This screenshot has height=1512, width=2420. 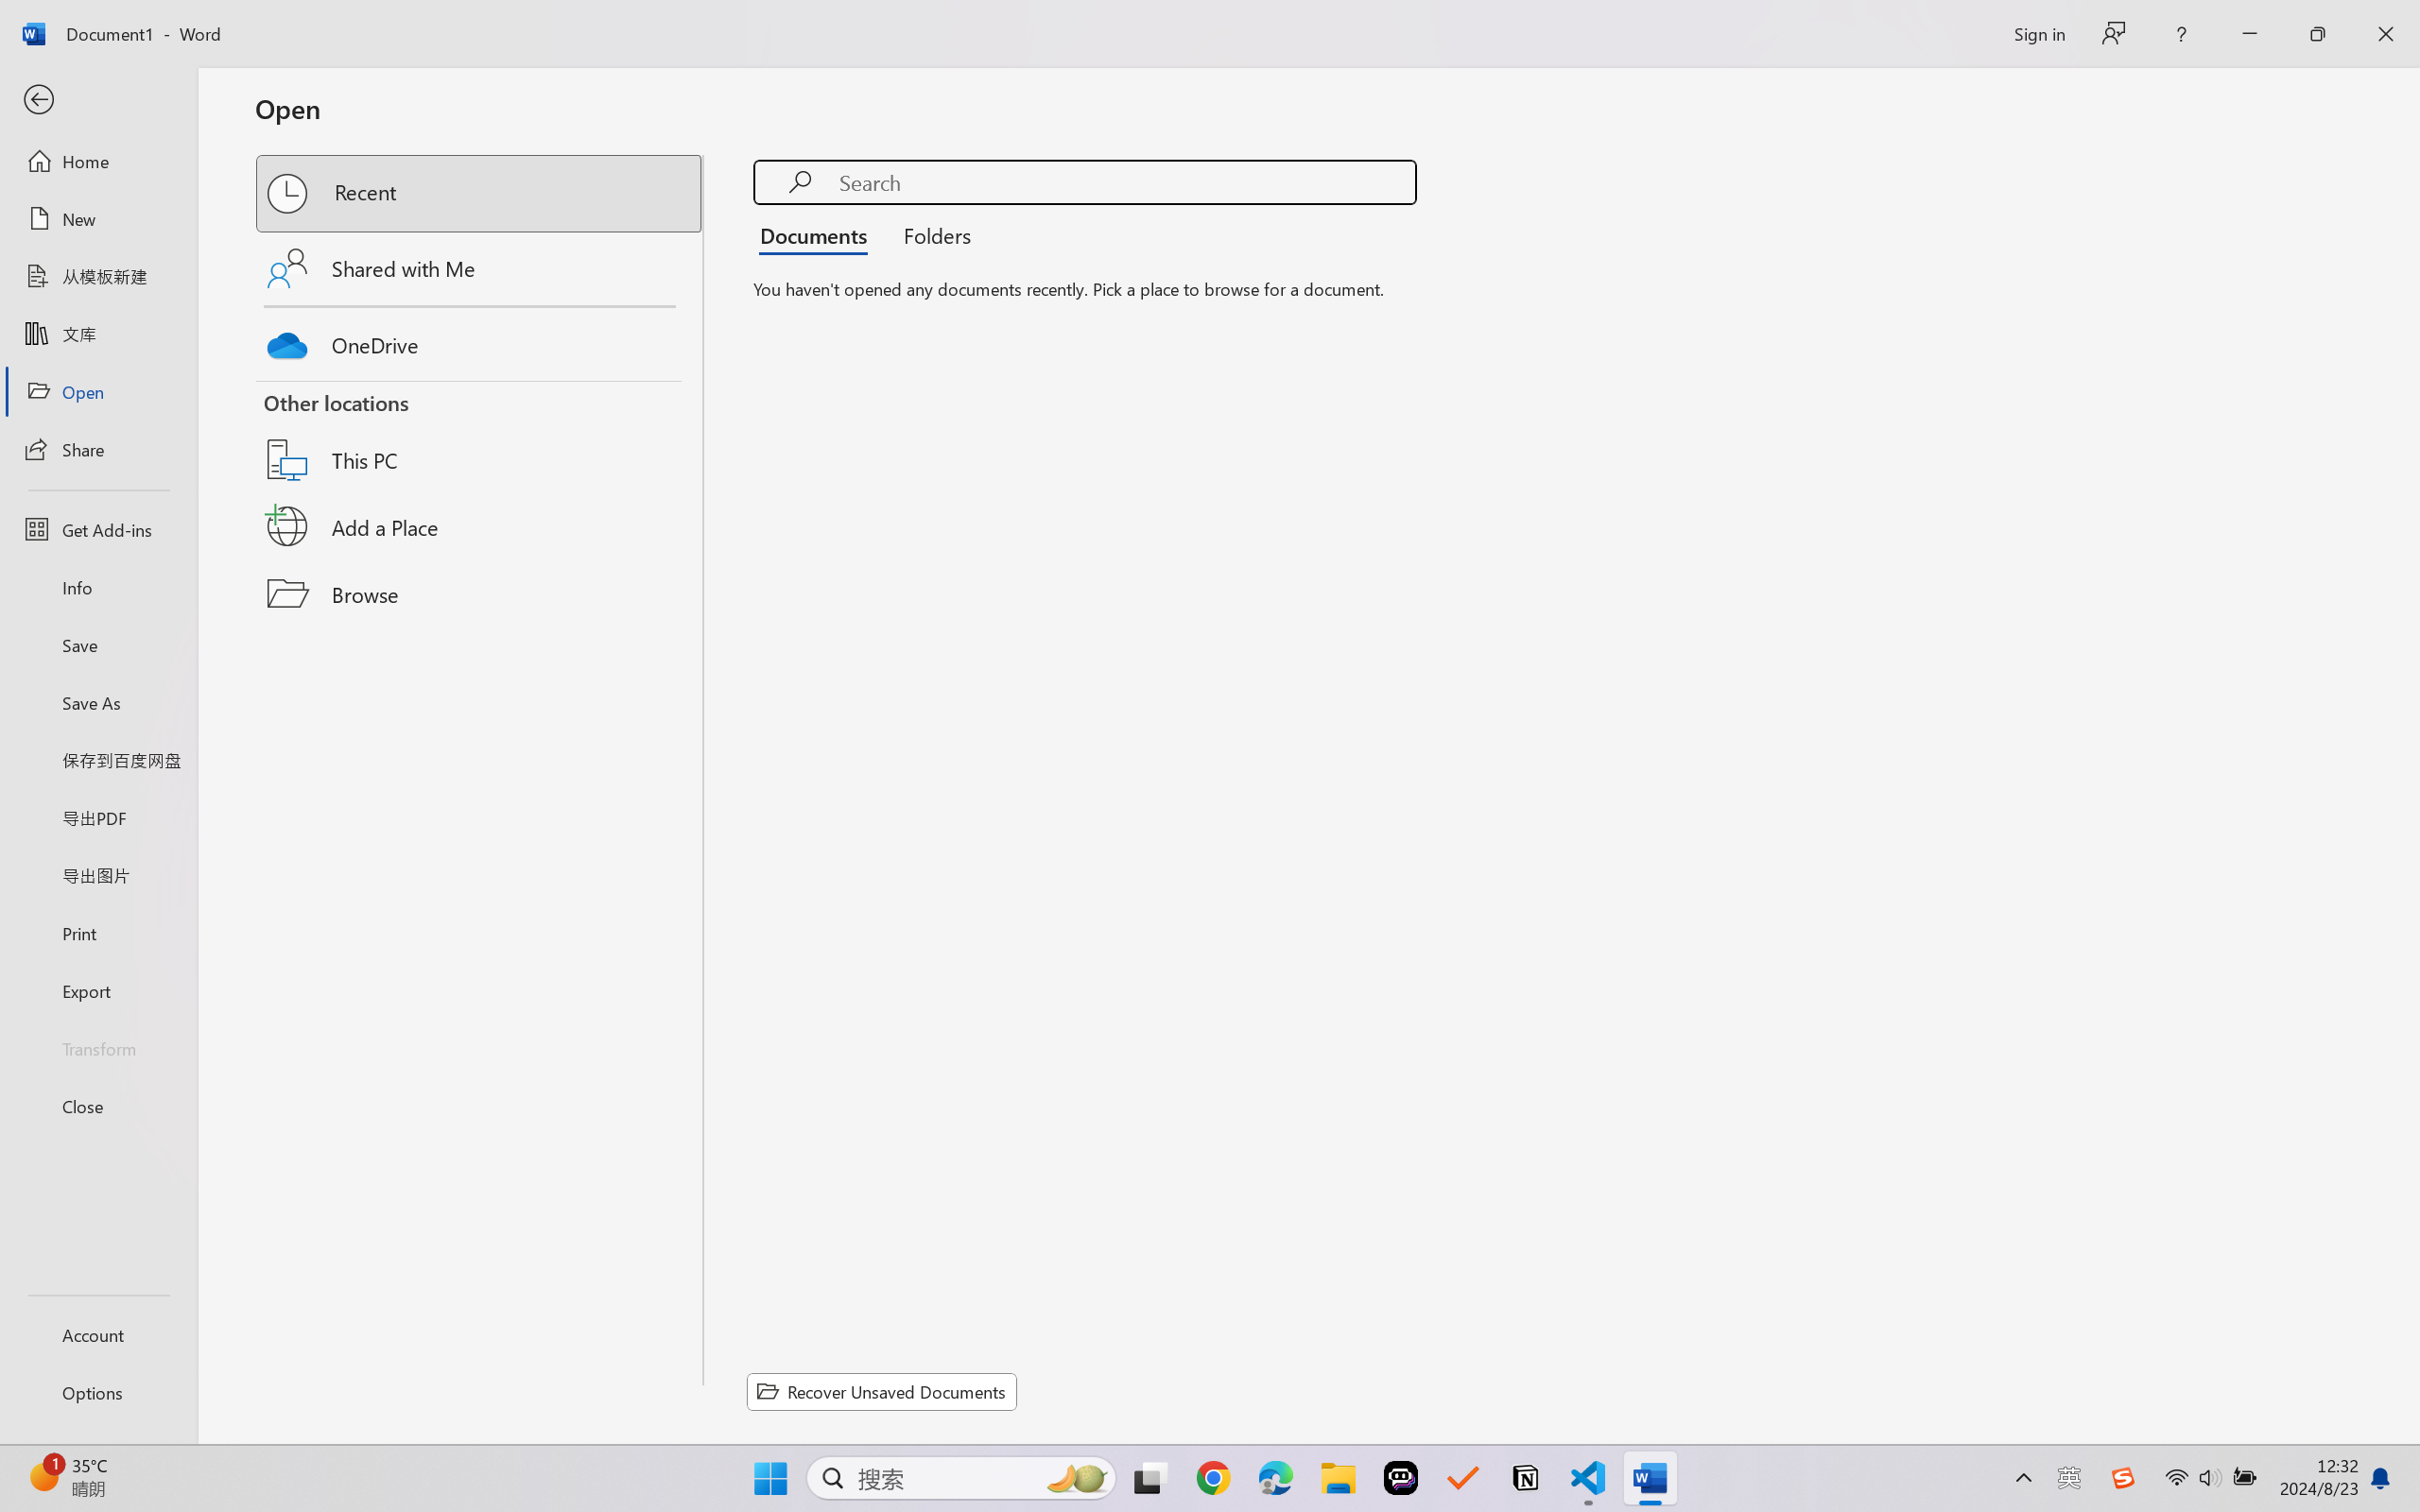 What do you see at coordinates (480, 525) in the screenshot?
I see `'Add a Place'` at bounding box center [480, 525].